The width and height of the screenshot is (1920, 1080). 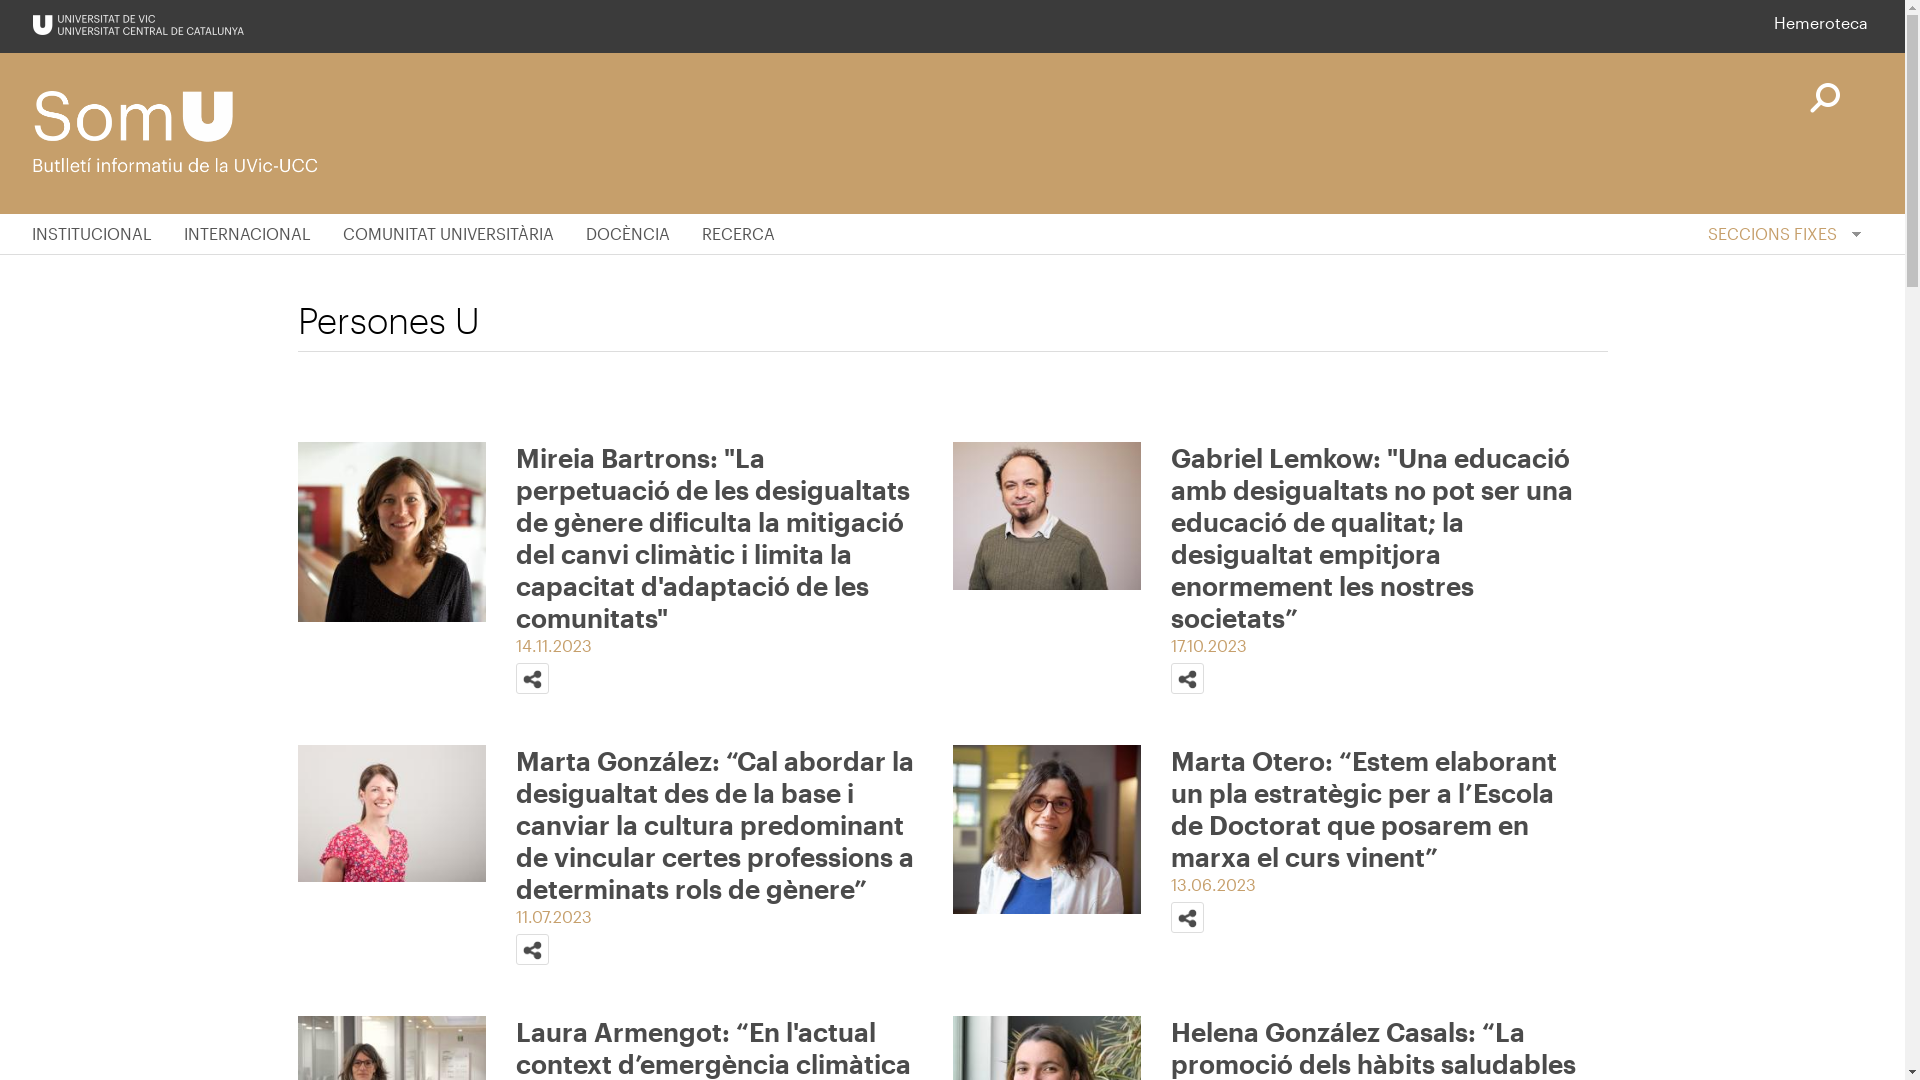 What do you see at coordinates (737, 233) in the screenshot?
I see `'RECERCA'` at bounding box center [737, 233].